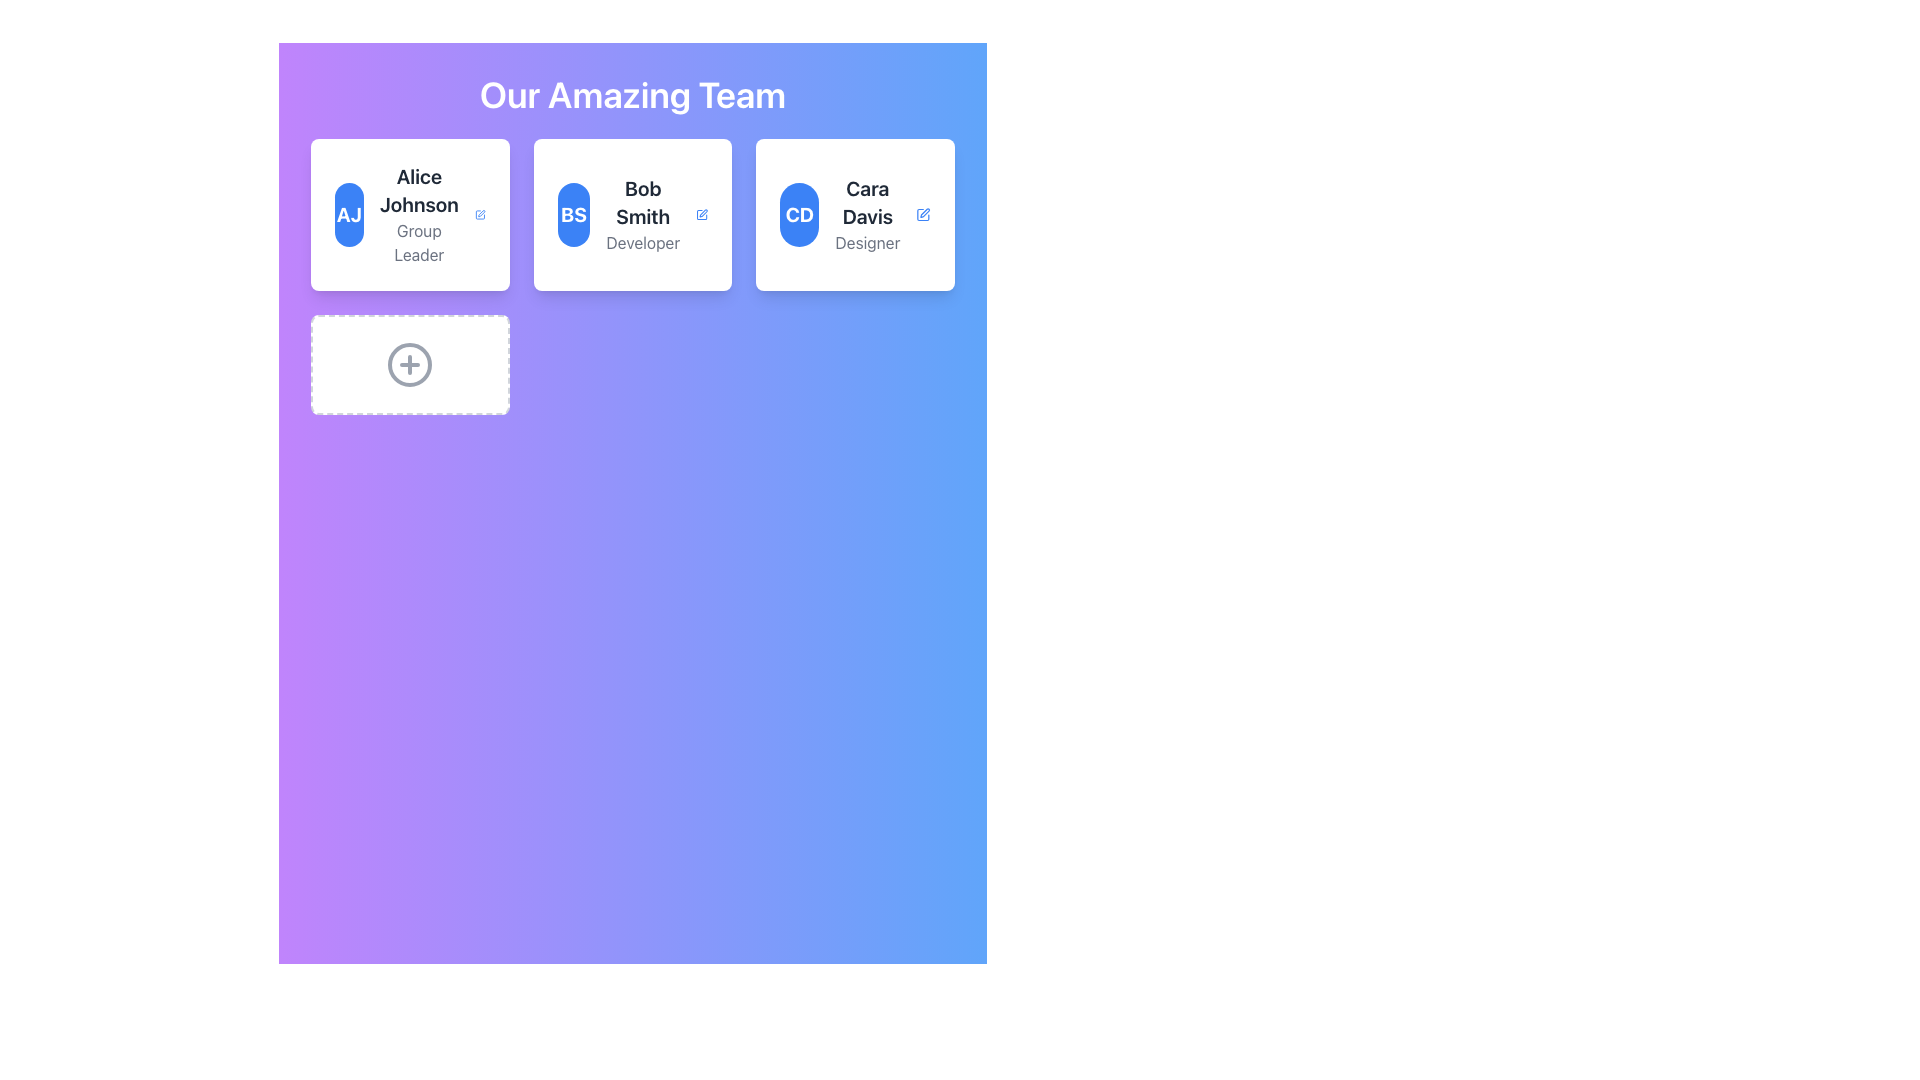 The width and height of the screenshot is (1920, 1080). Describe the element at coordinates (922, 215) in the screenshot. I see `the interactive square icon with a blue outline depicting a pen, located in the top-right corner of the card for 'Cara Davis', to initiate an edit action` at that location.